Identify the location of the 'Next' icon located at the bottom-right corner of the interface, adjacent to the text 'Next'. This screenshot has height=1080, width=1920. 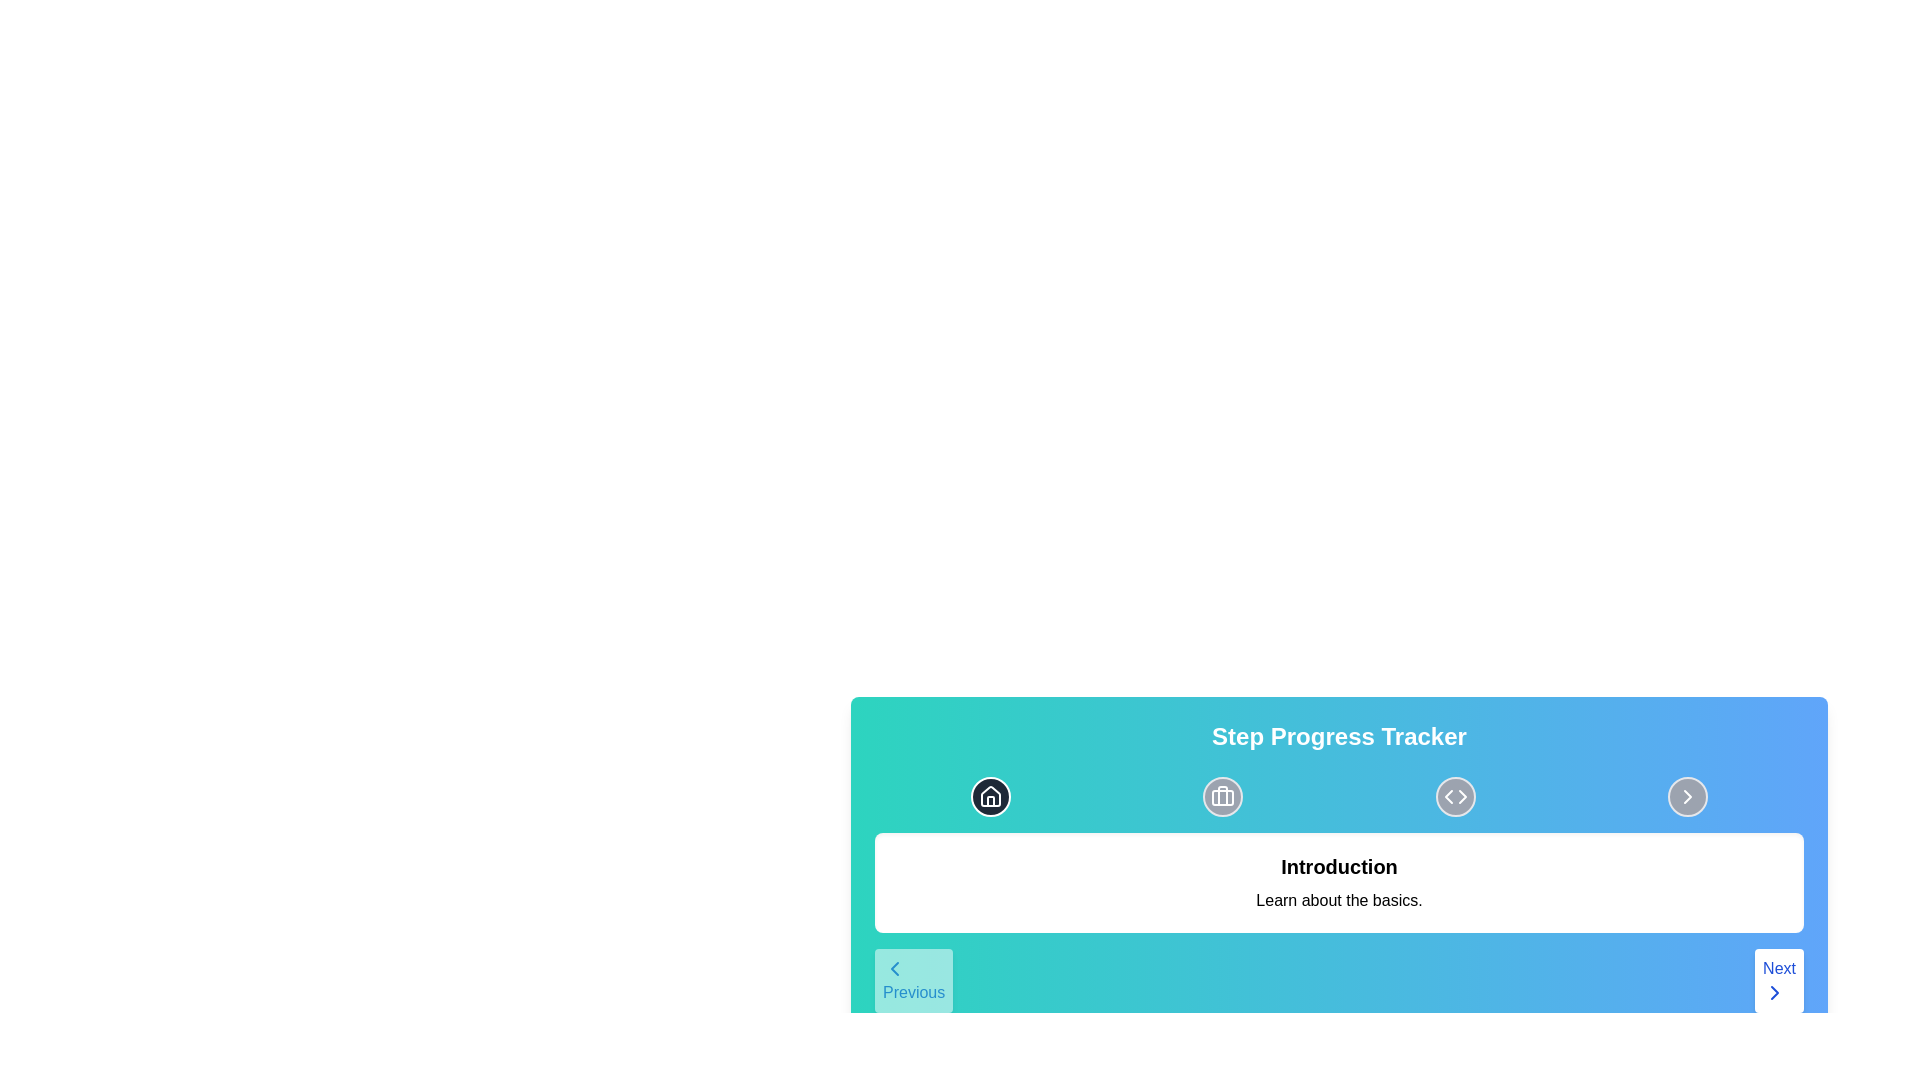
(1775, 992).